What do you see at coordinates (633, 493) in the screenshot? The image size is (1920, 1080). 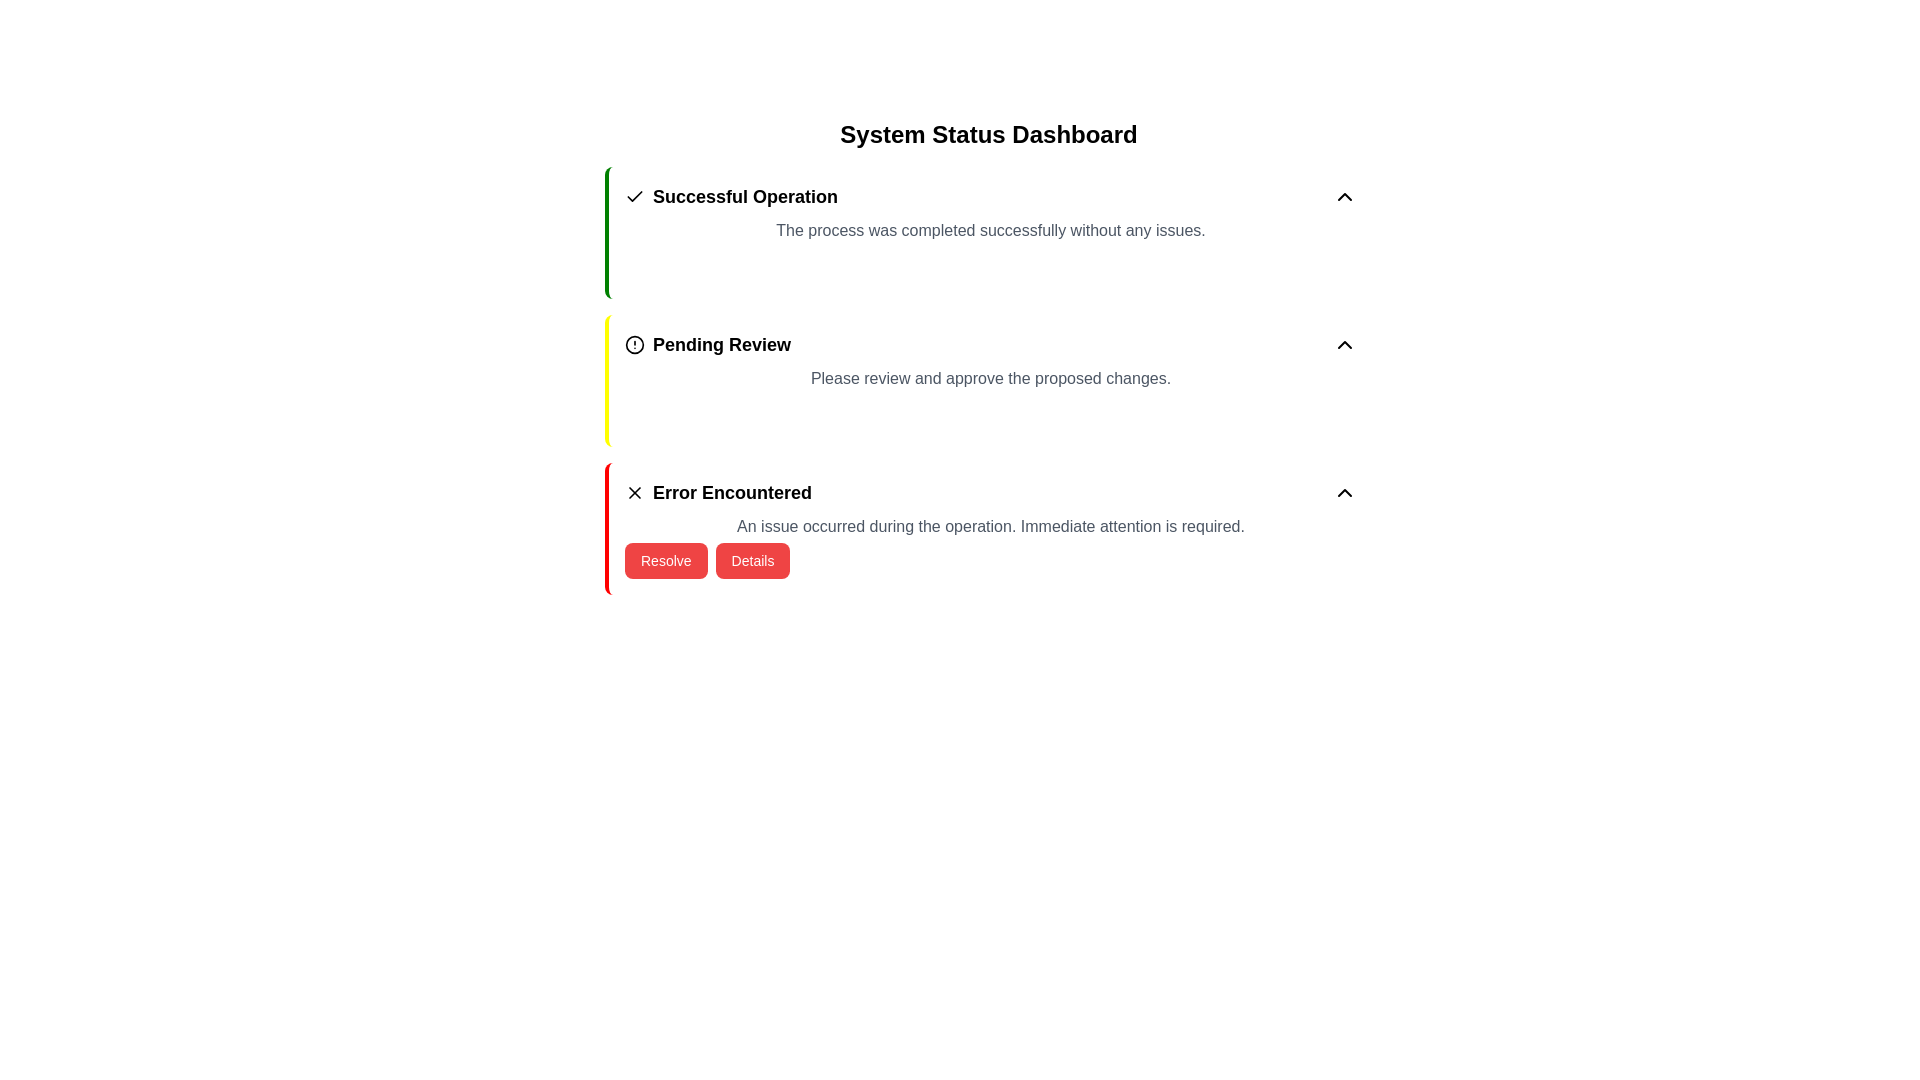 I see `the small red 'X' icon indicating an error, located in the 'Error Encountered' notification block at the bottom of the status dashboard` at bounding box center [633, 493].